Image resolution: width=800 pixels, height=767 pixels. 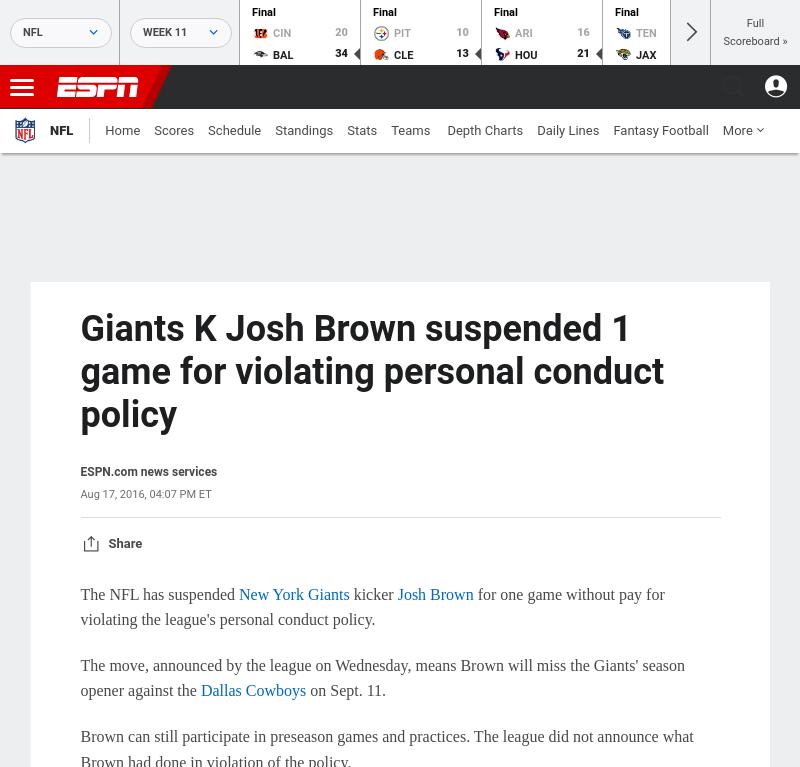 What do you see at coordinates (371, 606) in the screenshot?
I see `'for one game without pay for violating the league's personal conduct policy.'` at bounding box center [371, 606].